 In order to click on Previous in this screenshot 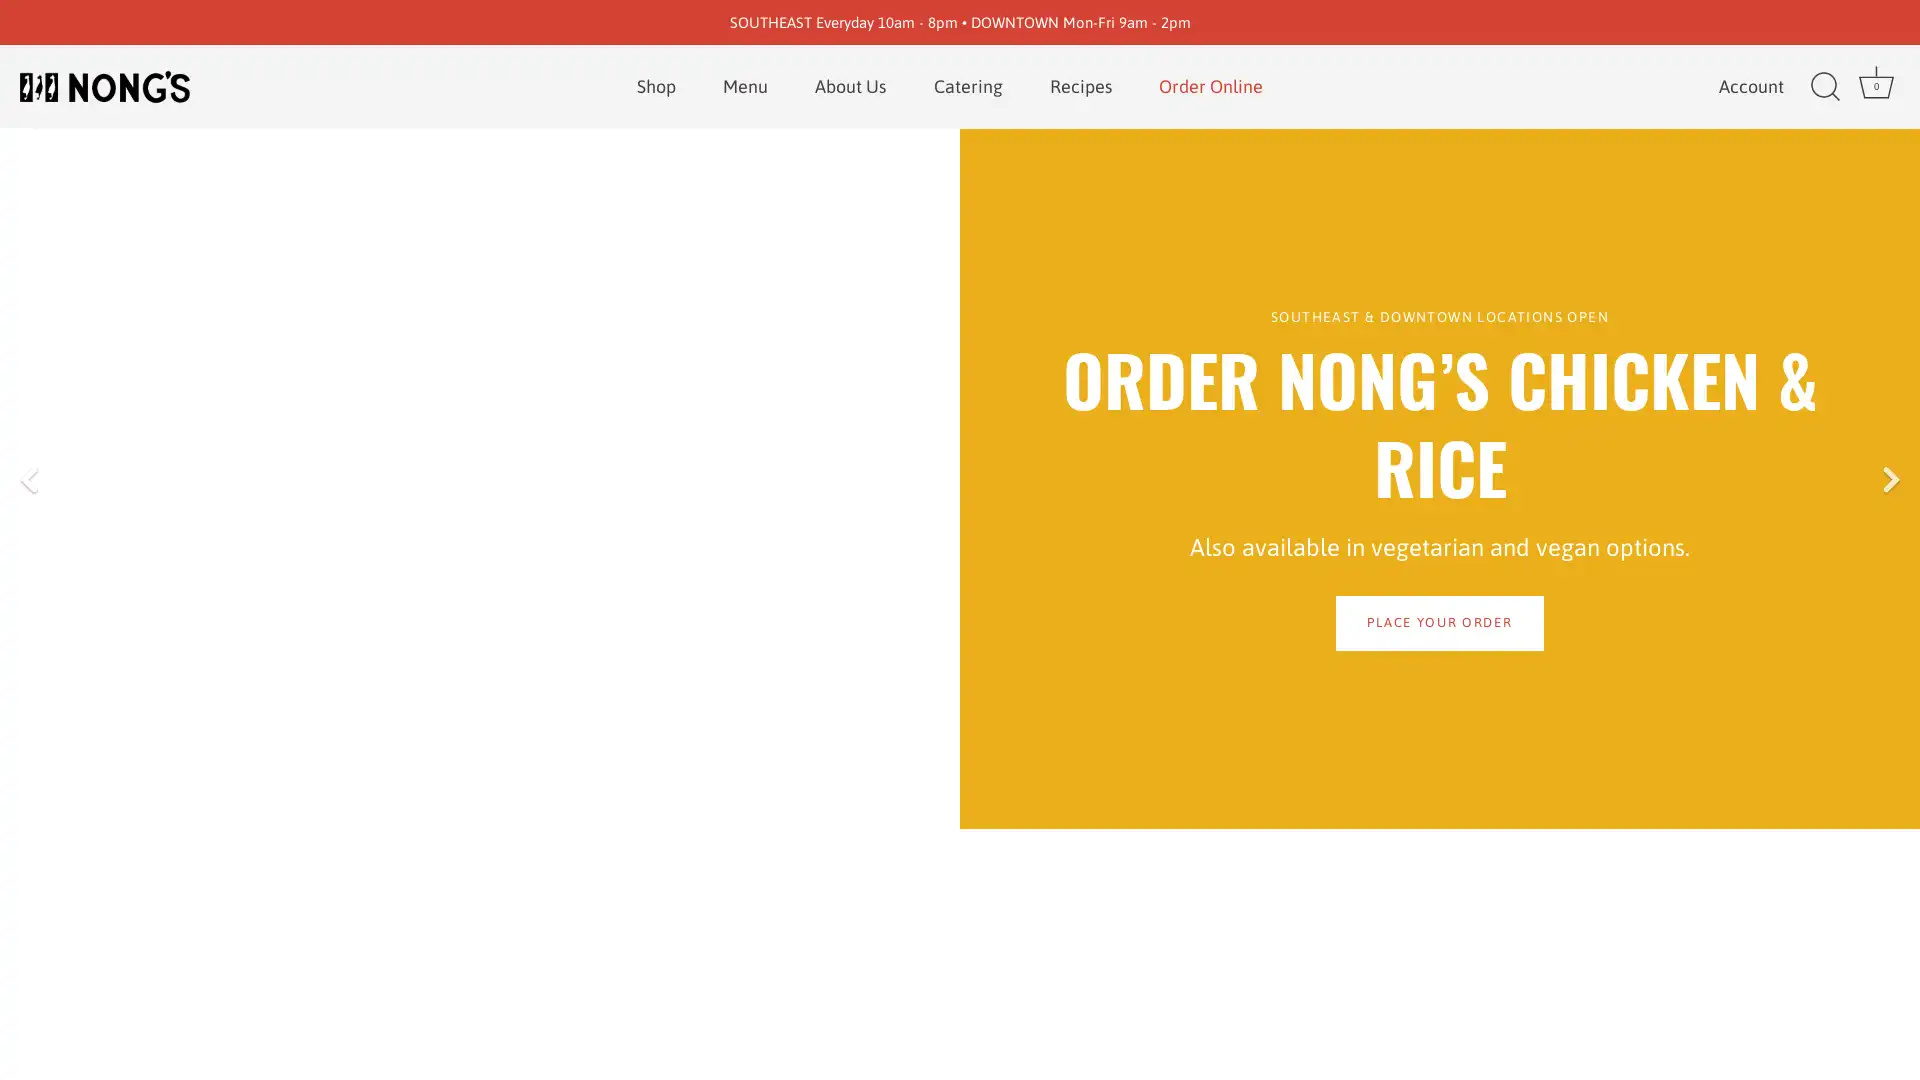, I will do `click(29, 478)`.